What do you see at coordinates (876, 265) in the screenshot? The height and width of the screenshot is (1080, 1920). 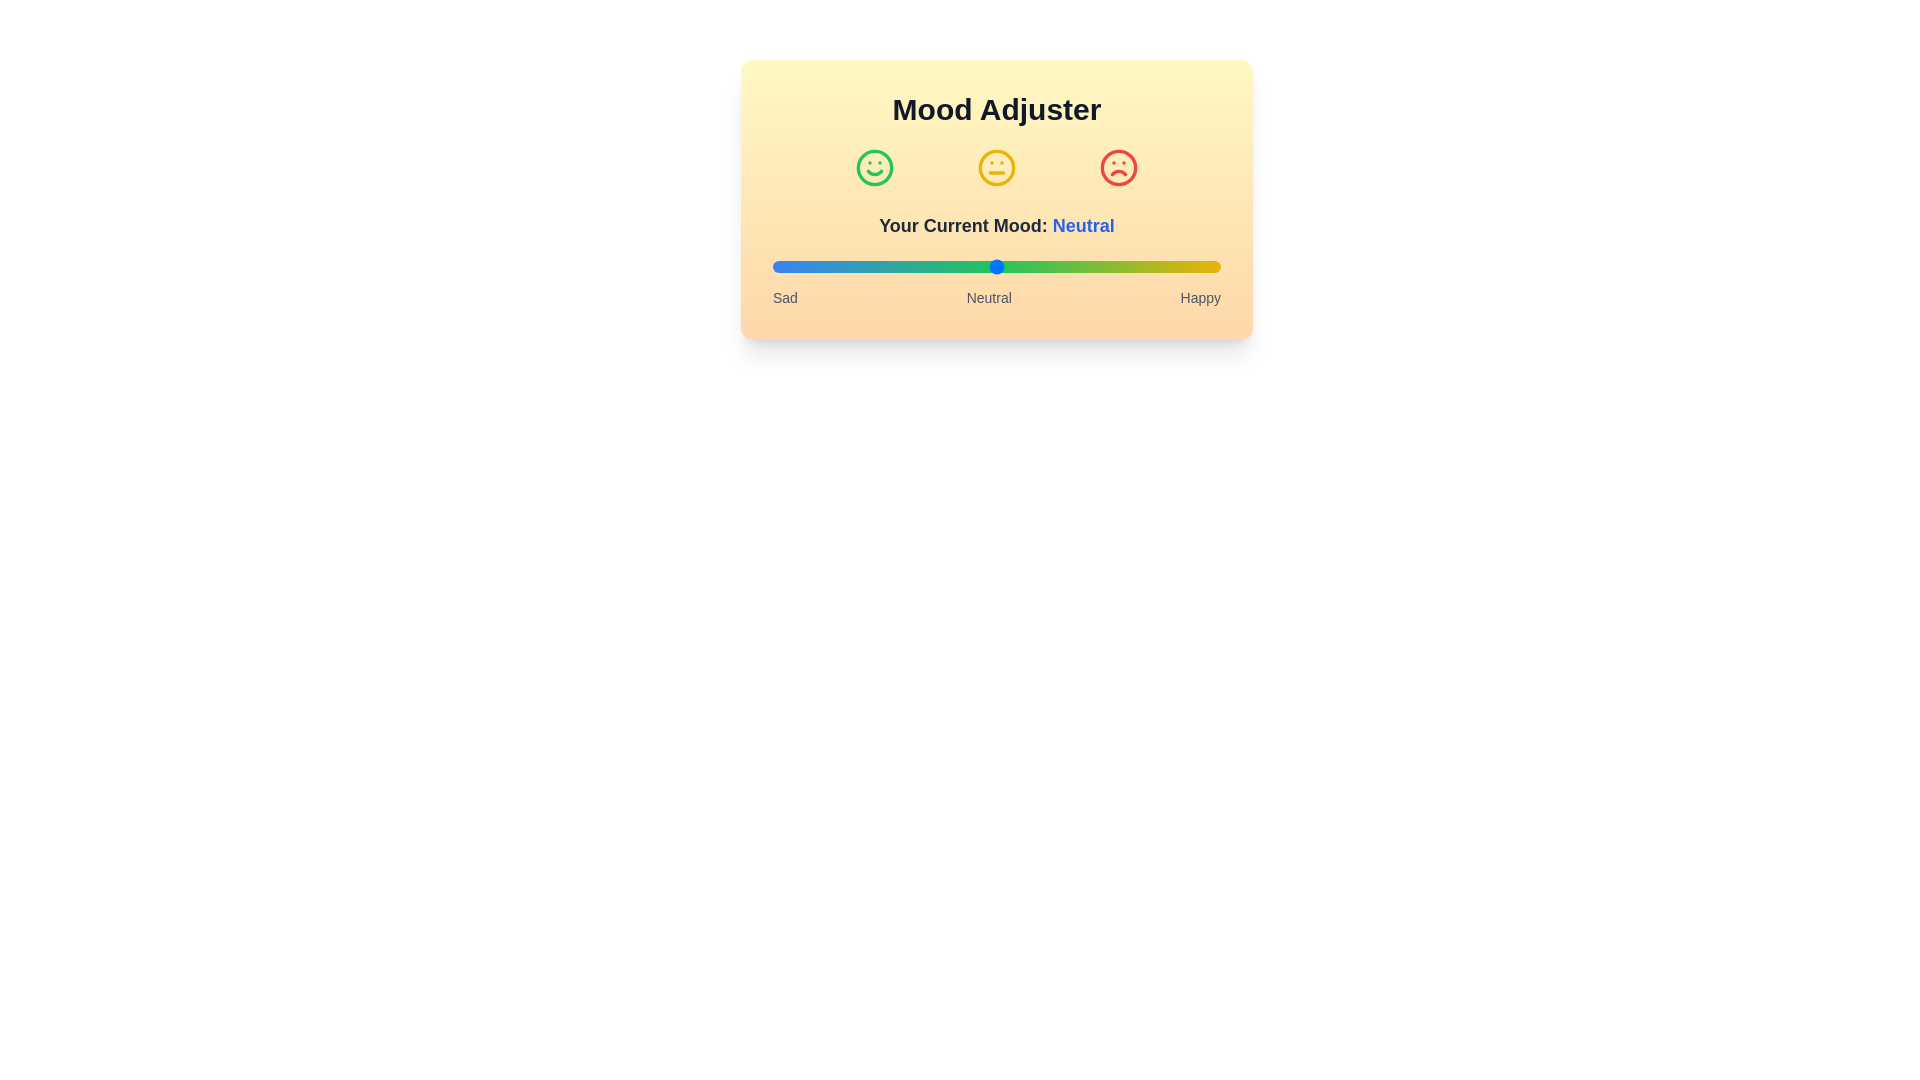 I see `the mood slider to the desired level 23` at bounding box center [876, 265].